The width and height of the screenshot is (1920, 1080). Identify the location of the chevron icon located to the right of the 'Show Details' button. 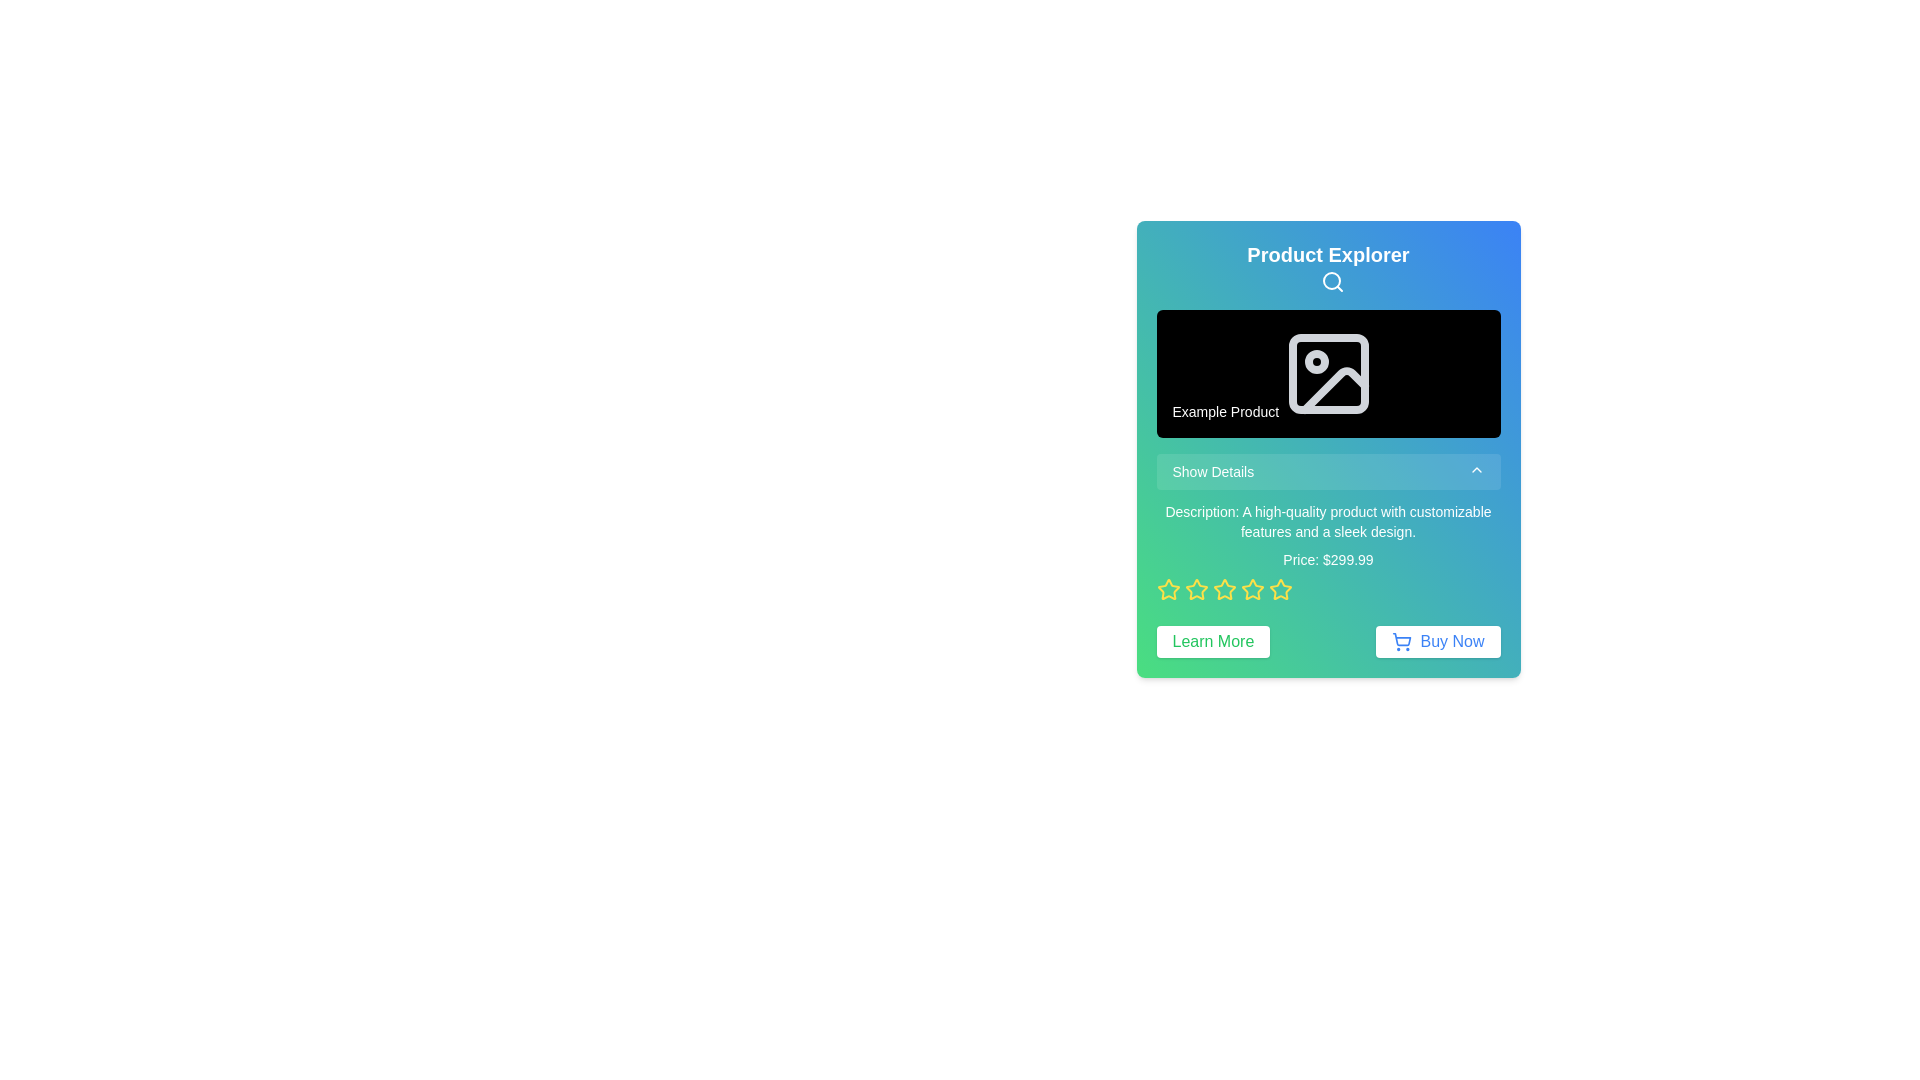
(1476, 469).